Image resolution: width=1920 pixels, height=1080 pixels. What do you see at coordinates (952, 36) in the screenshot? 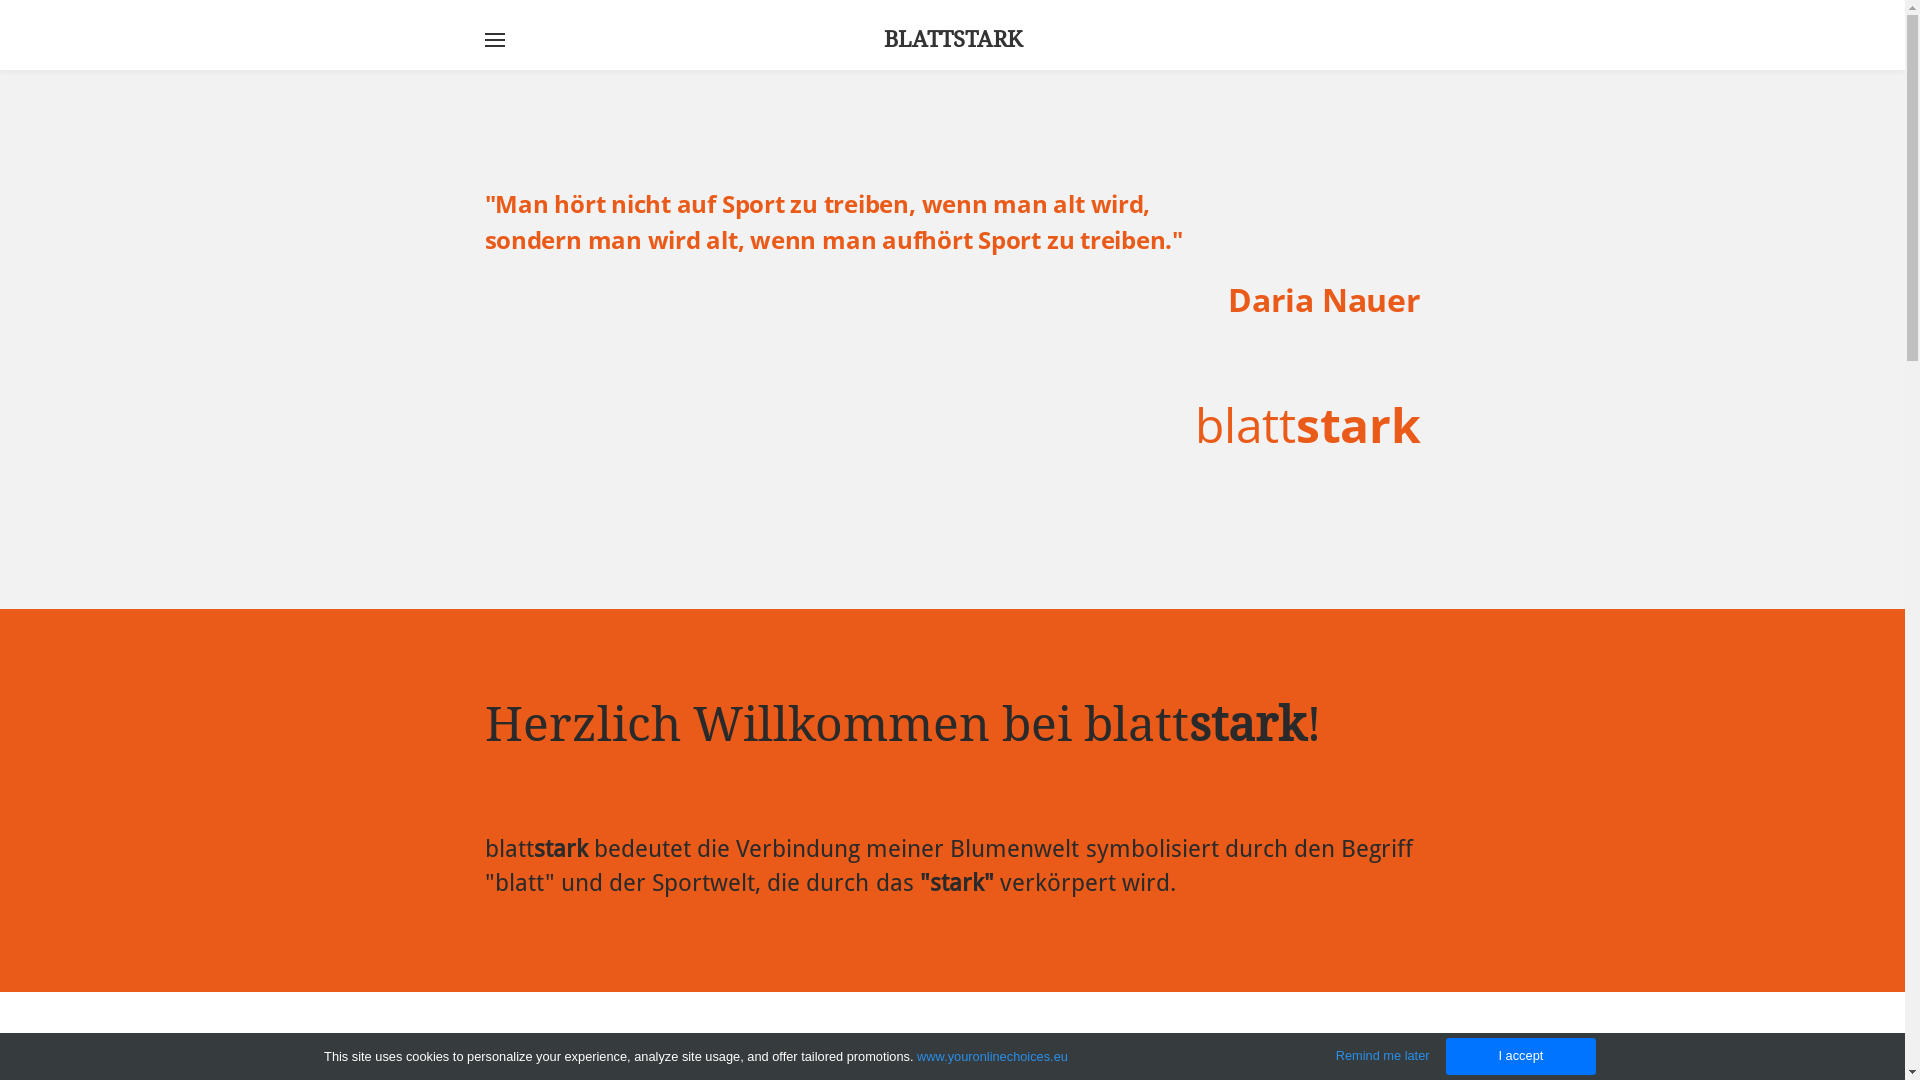
I see `'BLATTSTARK'` at bounding box center [952, 36].